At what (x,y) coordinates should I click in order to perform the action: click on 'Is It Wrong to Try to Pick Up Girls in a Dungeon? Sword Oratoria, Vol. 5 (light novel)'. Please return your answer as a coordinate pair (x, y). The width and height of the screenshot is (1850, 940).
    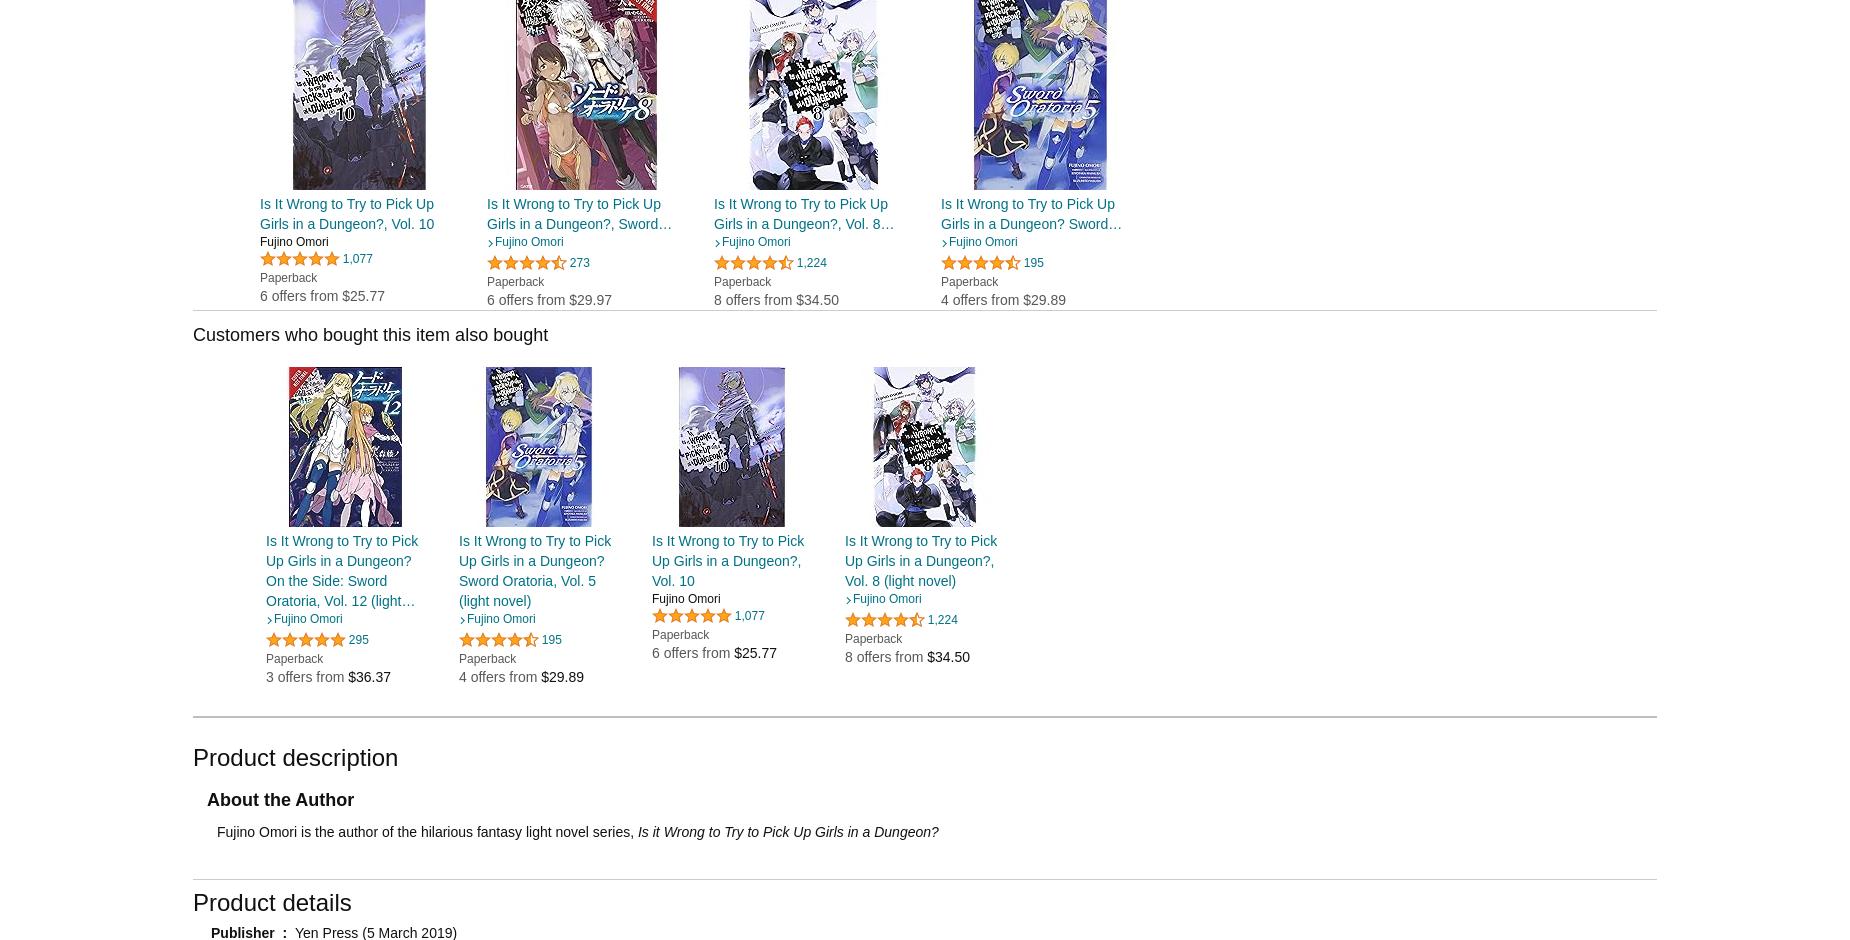
    Looking at the image, I should click on (535, 570).